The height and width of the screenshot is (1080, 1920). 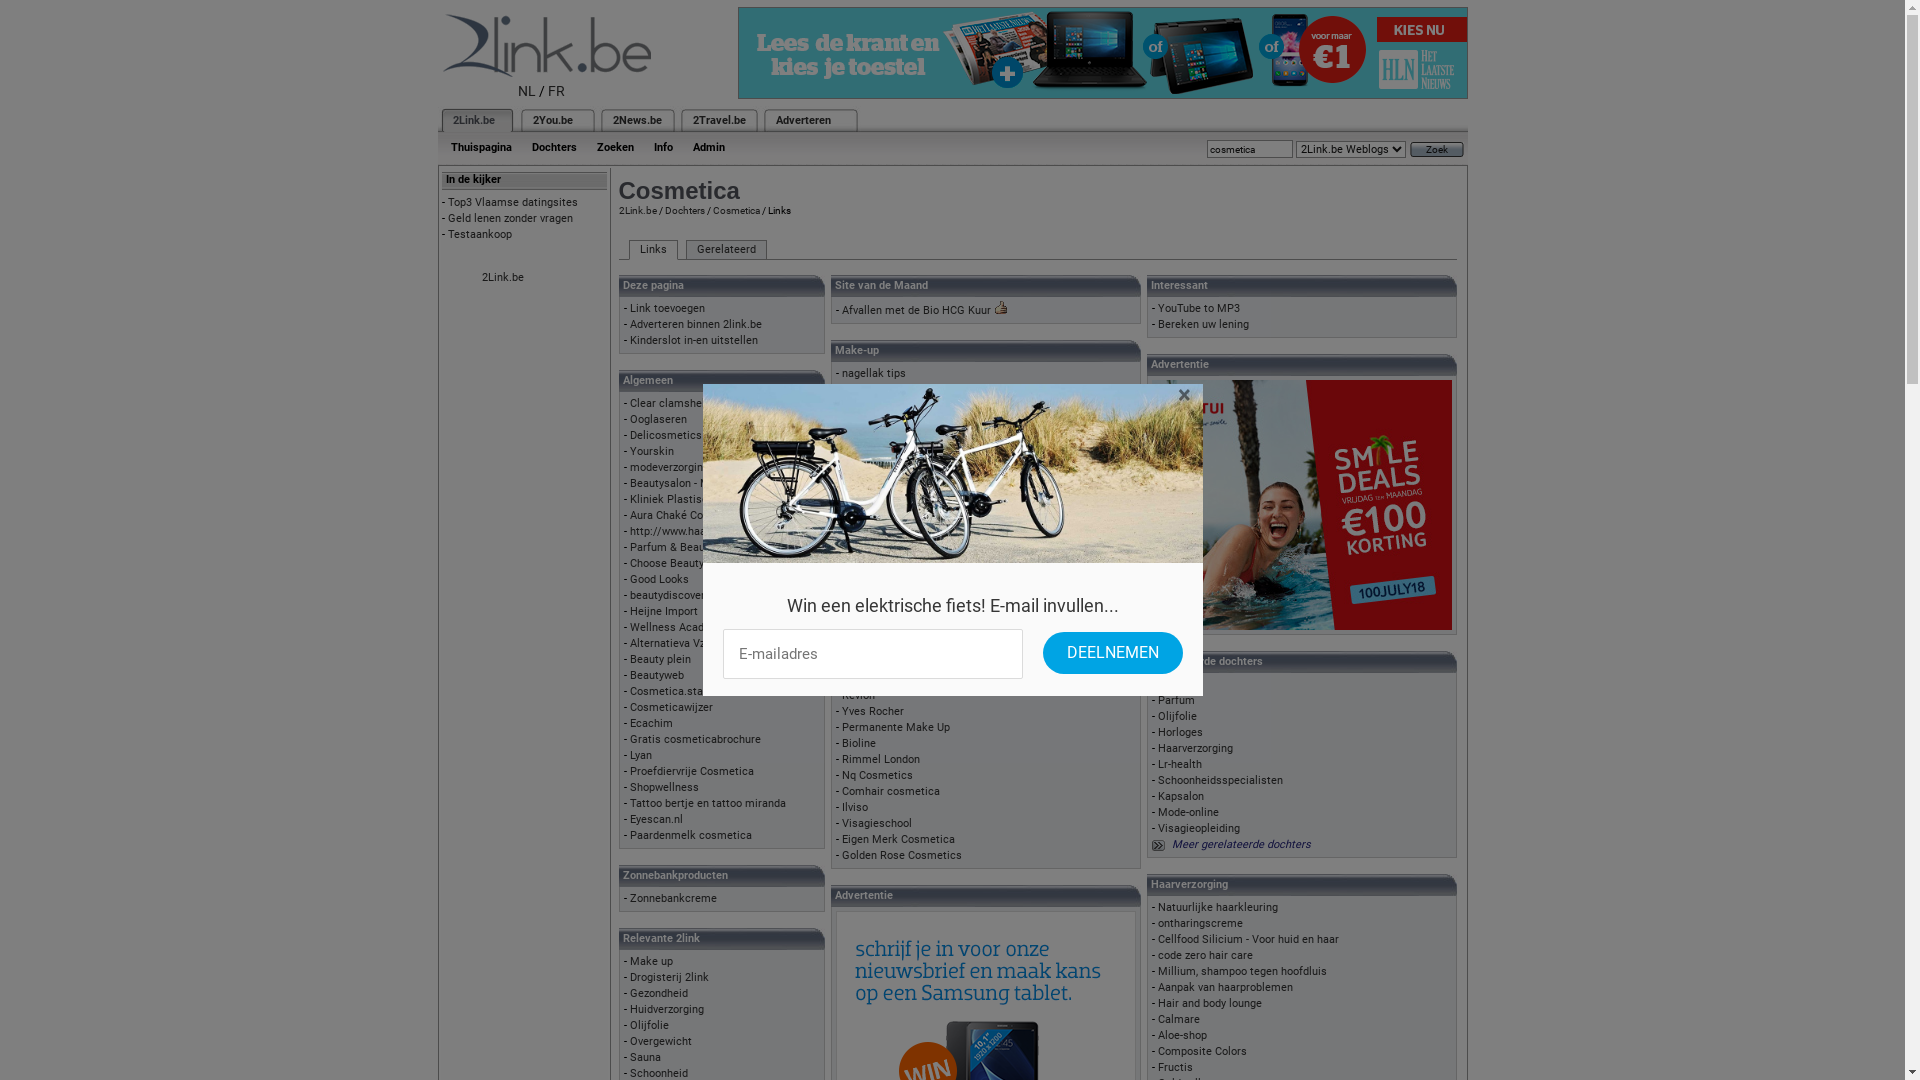 What do you see at coordinates (671, 643) in the screenshot?
I see `'Alternatieva Vzw'` at bounding box center [671, 643].